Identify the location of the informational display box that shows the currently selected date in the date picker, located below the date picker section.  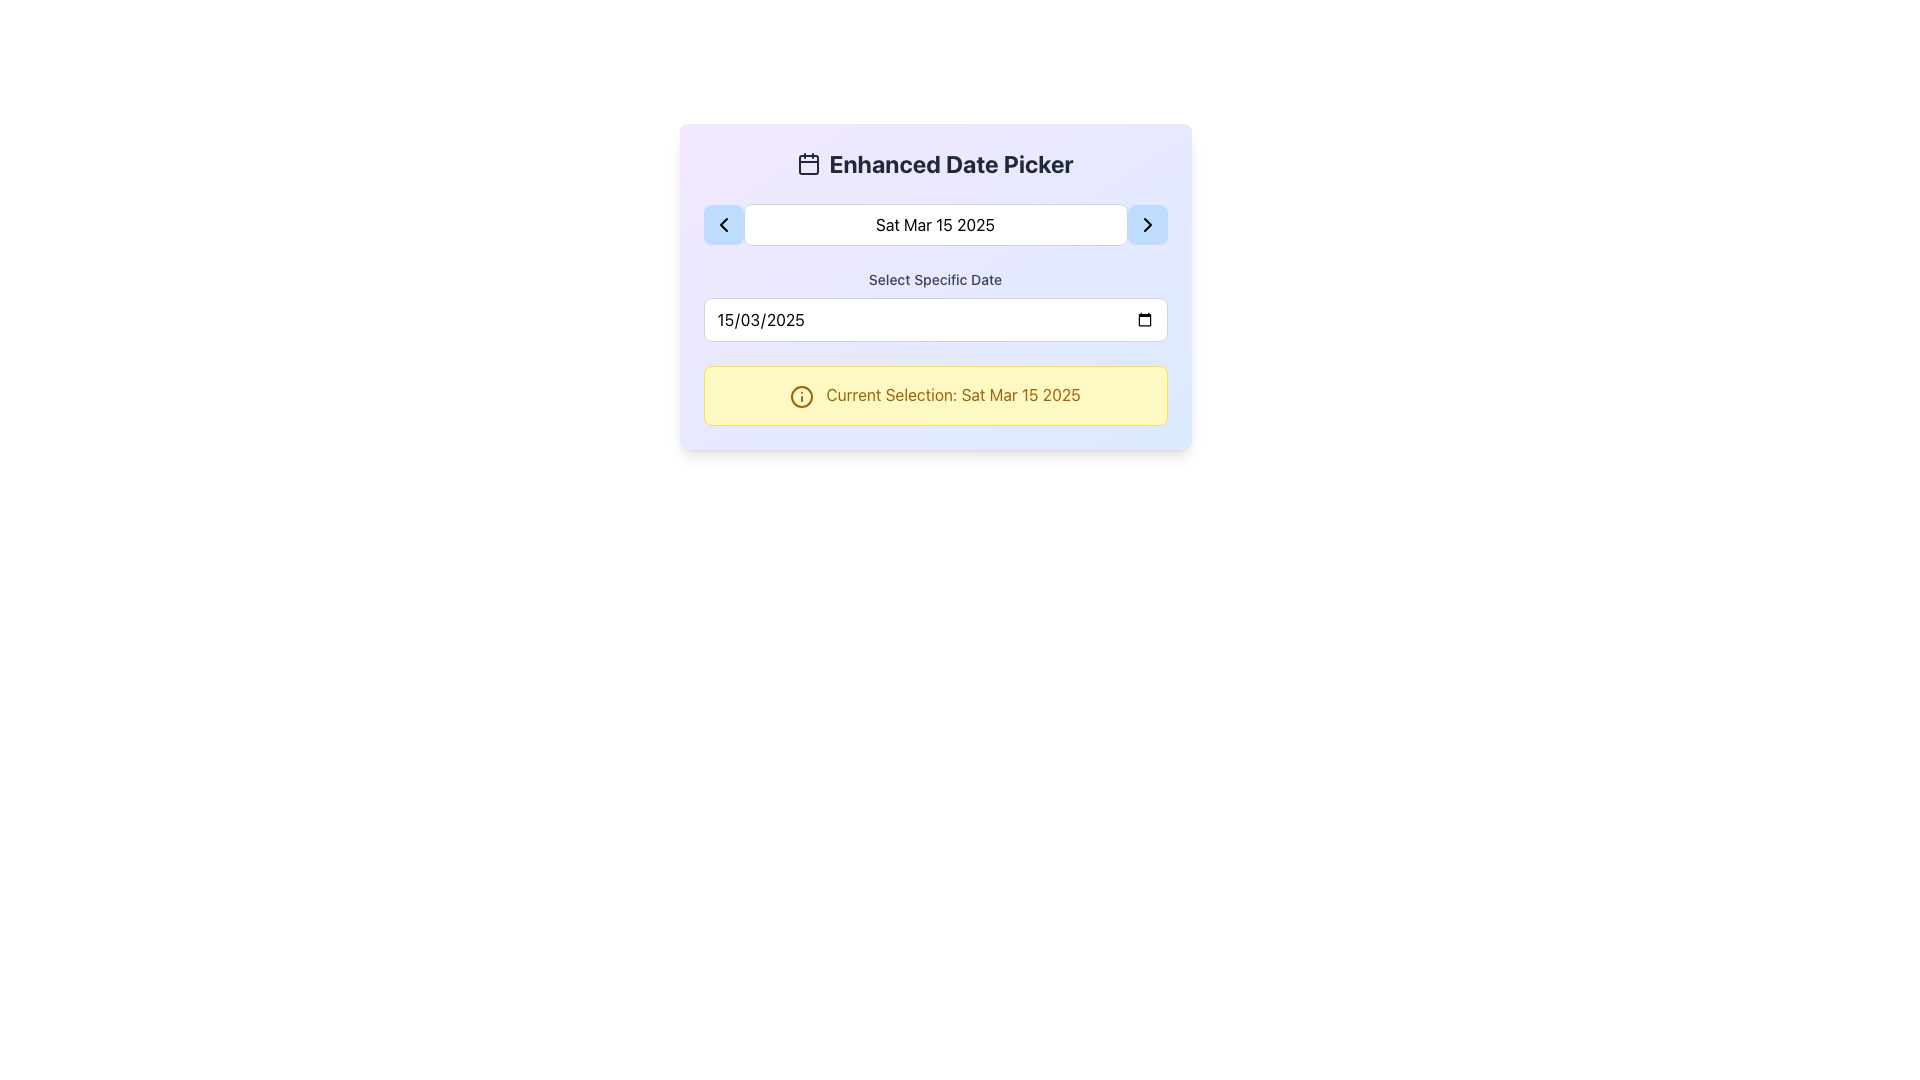
(934, 395).